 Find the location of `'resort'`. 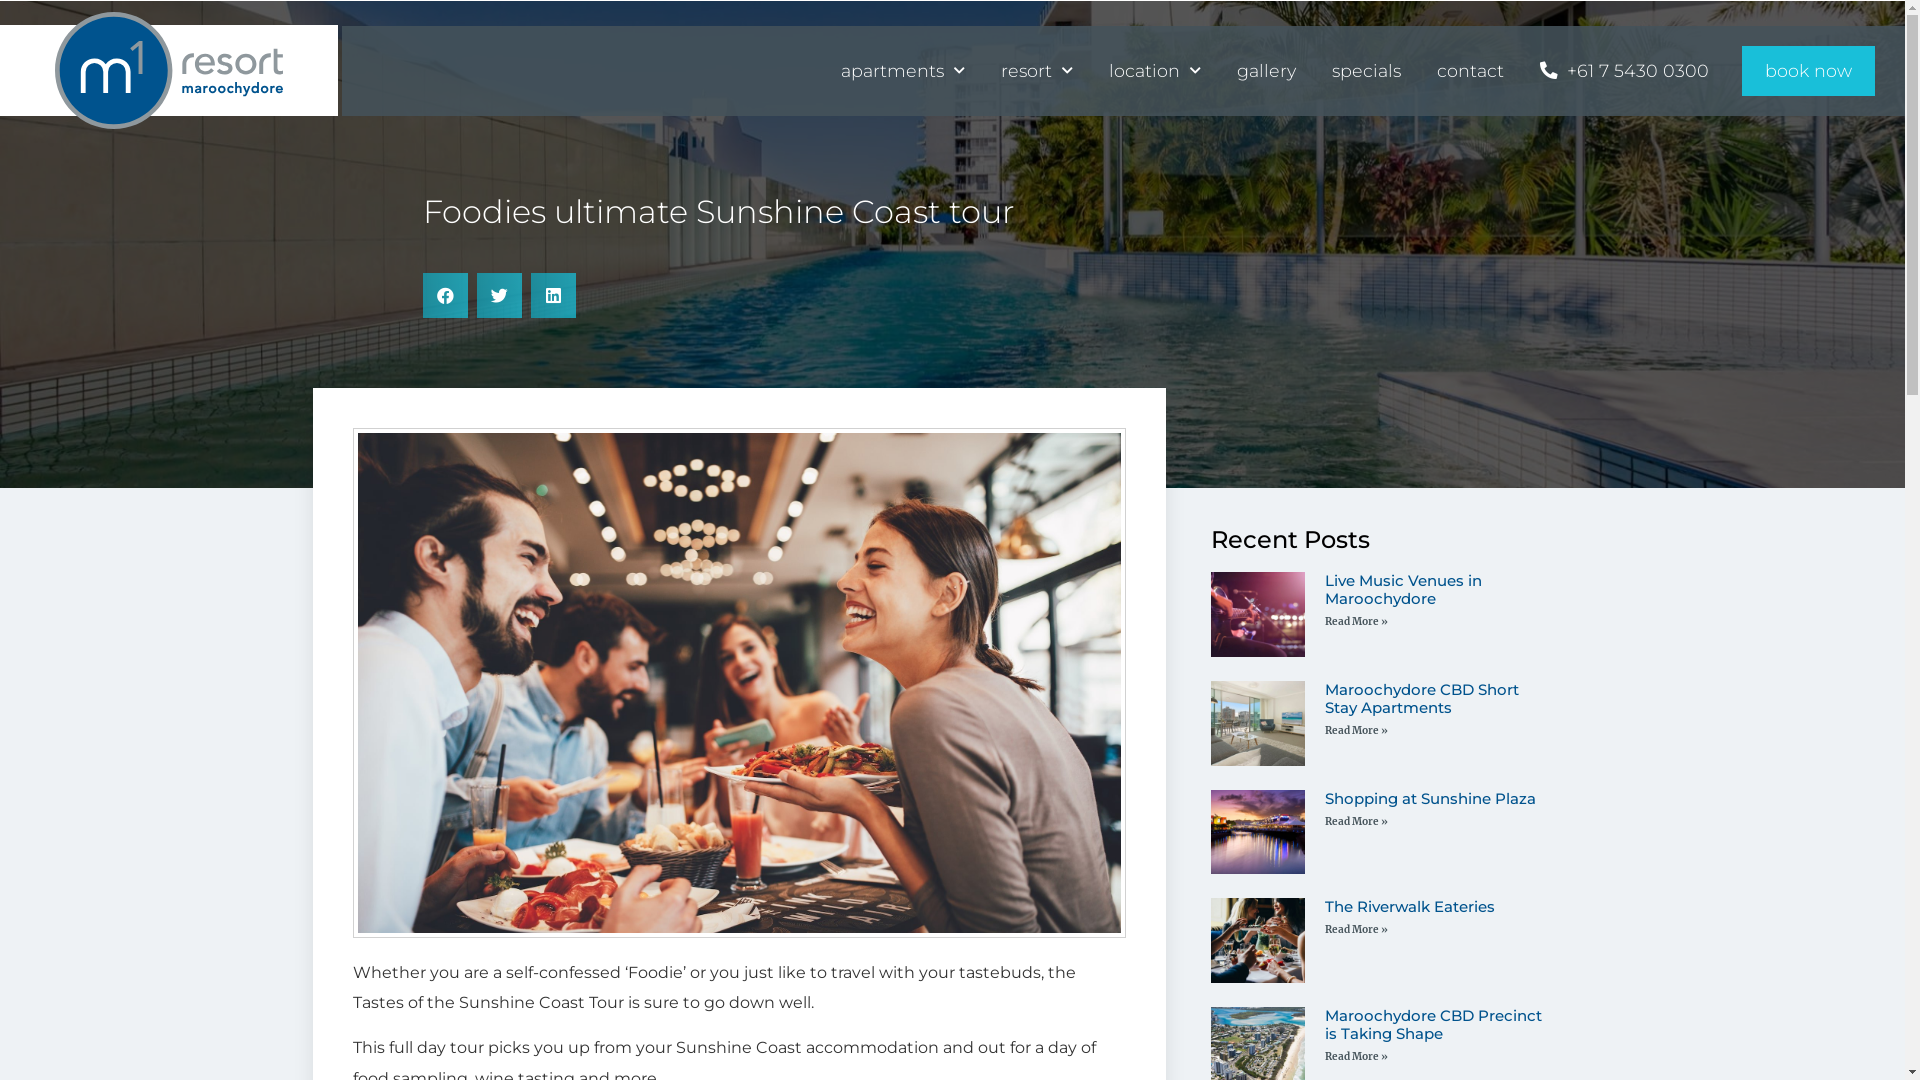

'resort' is located at coordinates (1036, 69).